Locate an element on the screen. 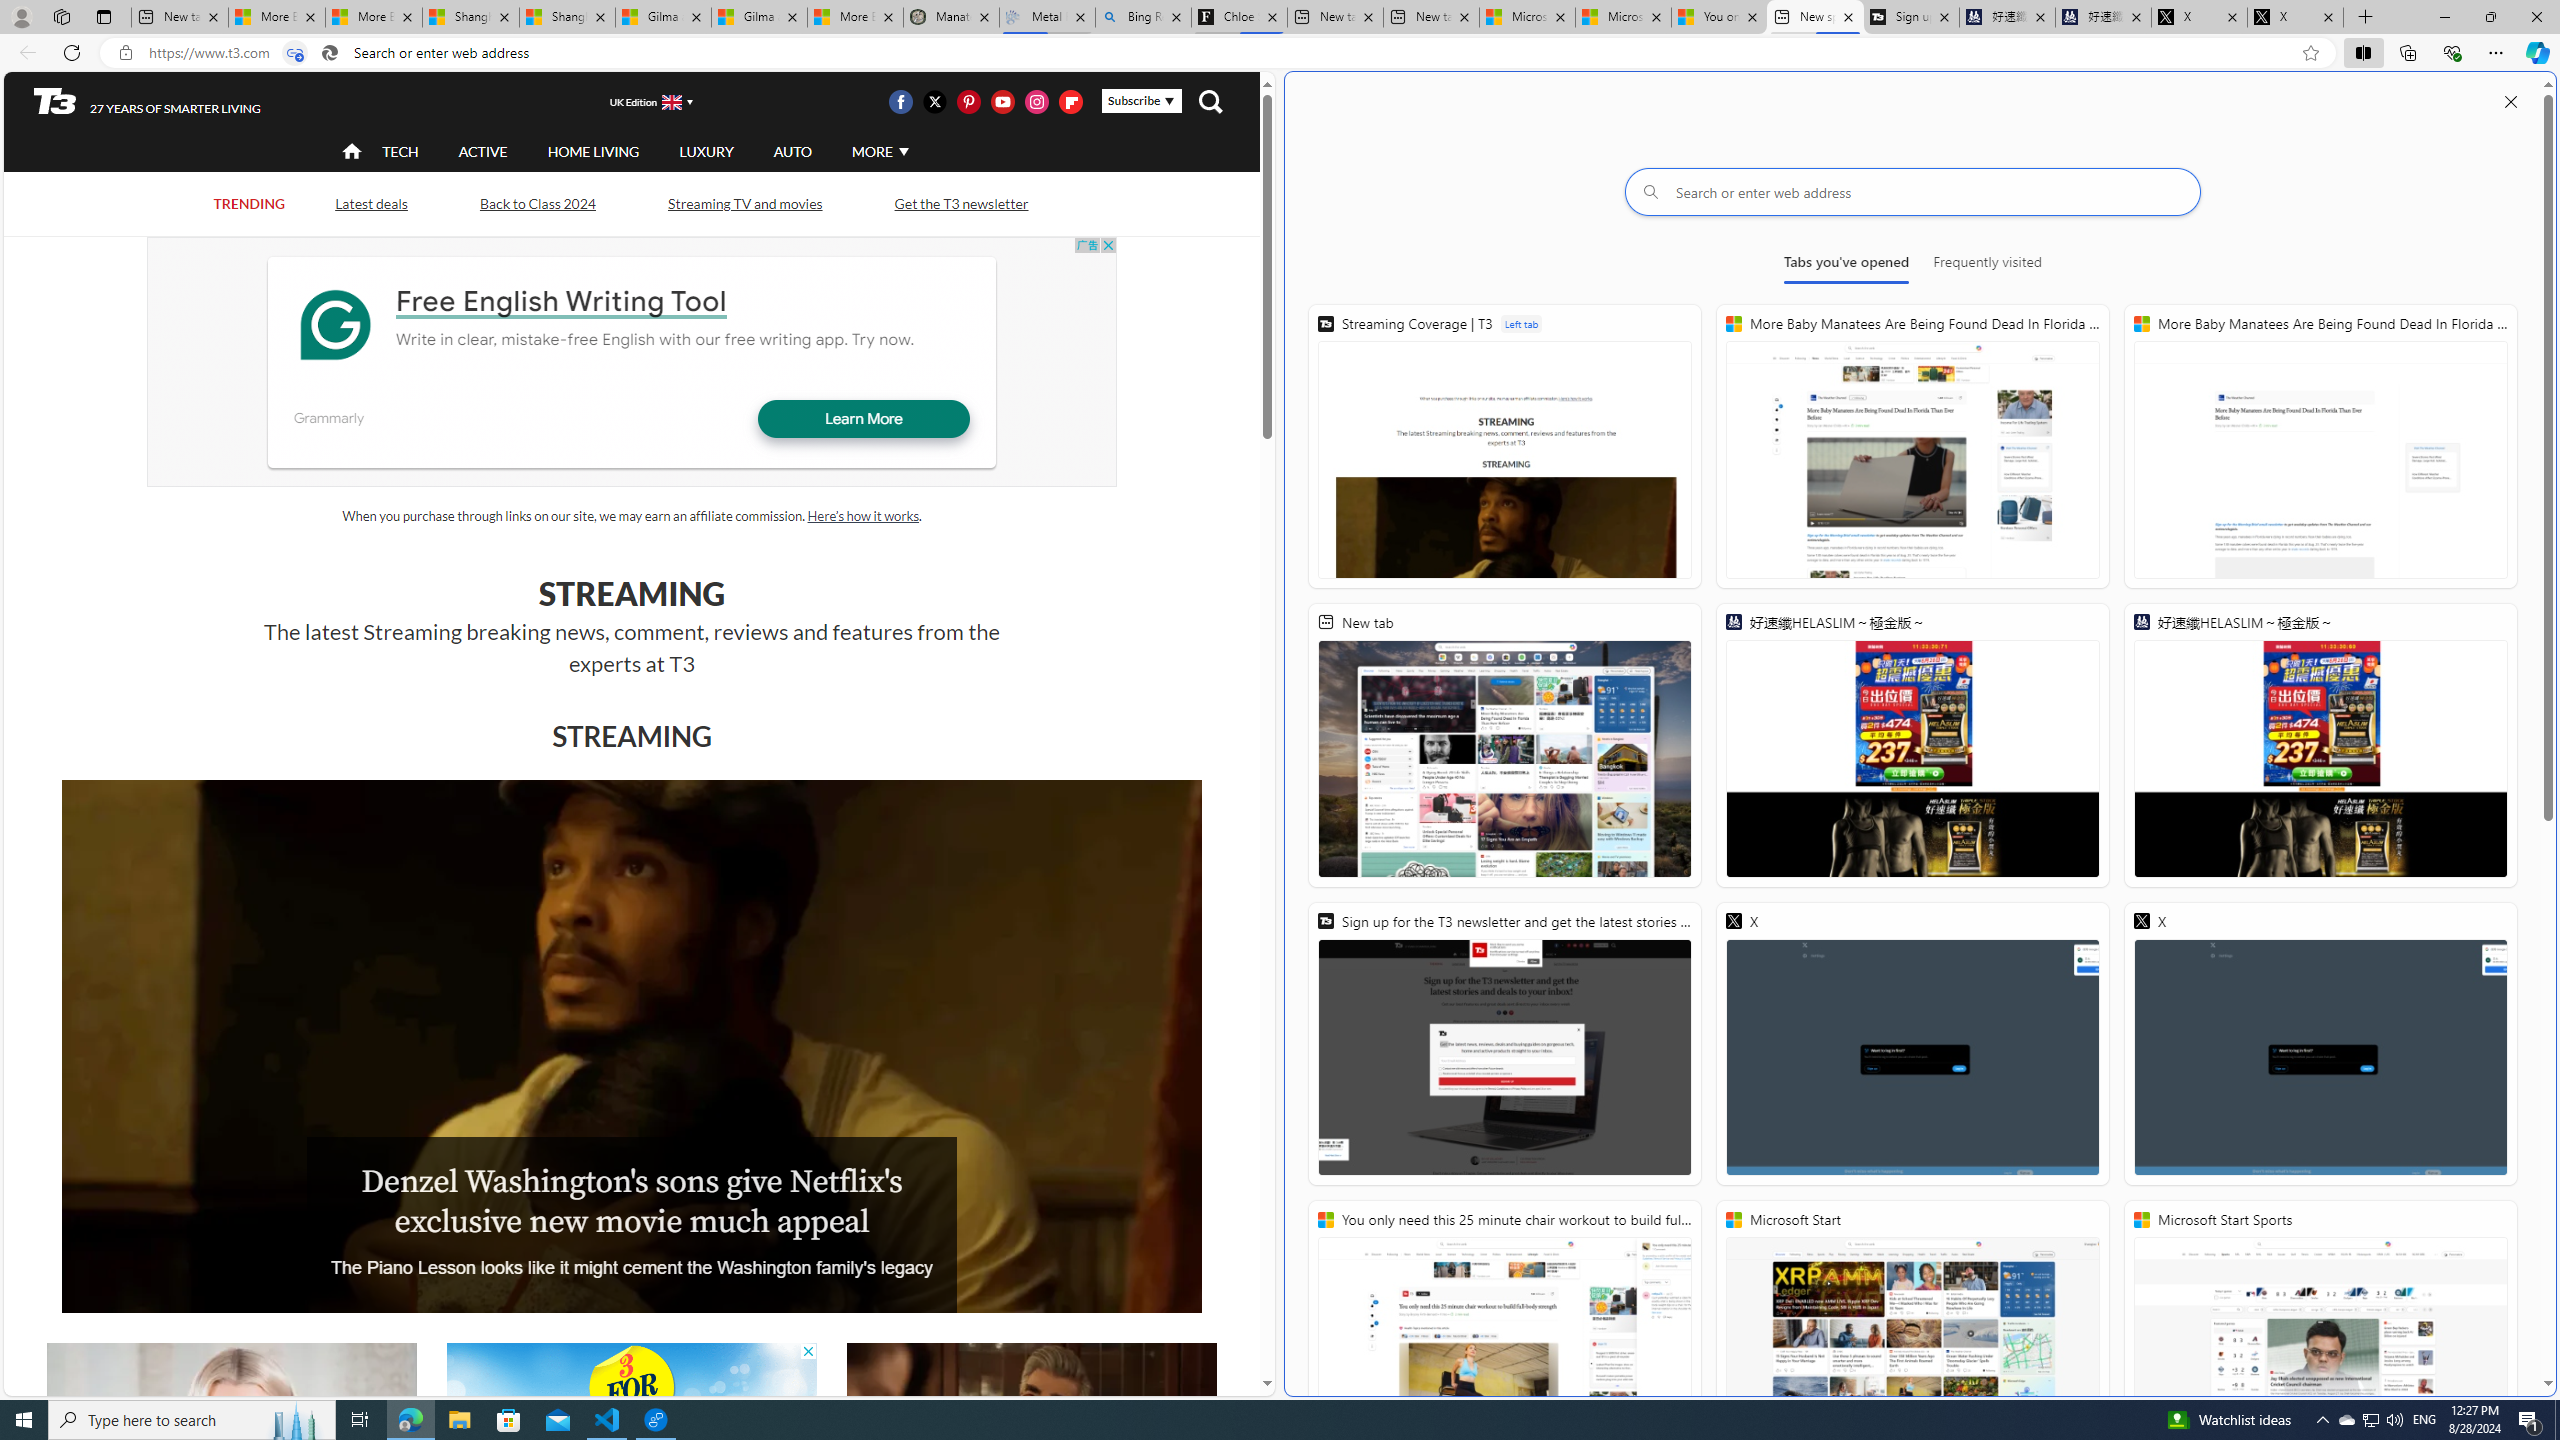 The height and width of the screenshot is (1440, 2560). 'Close split screen' is located at coordinates (2511, 100).